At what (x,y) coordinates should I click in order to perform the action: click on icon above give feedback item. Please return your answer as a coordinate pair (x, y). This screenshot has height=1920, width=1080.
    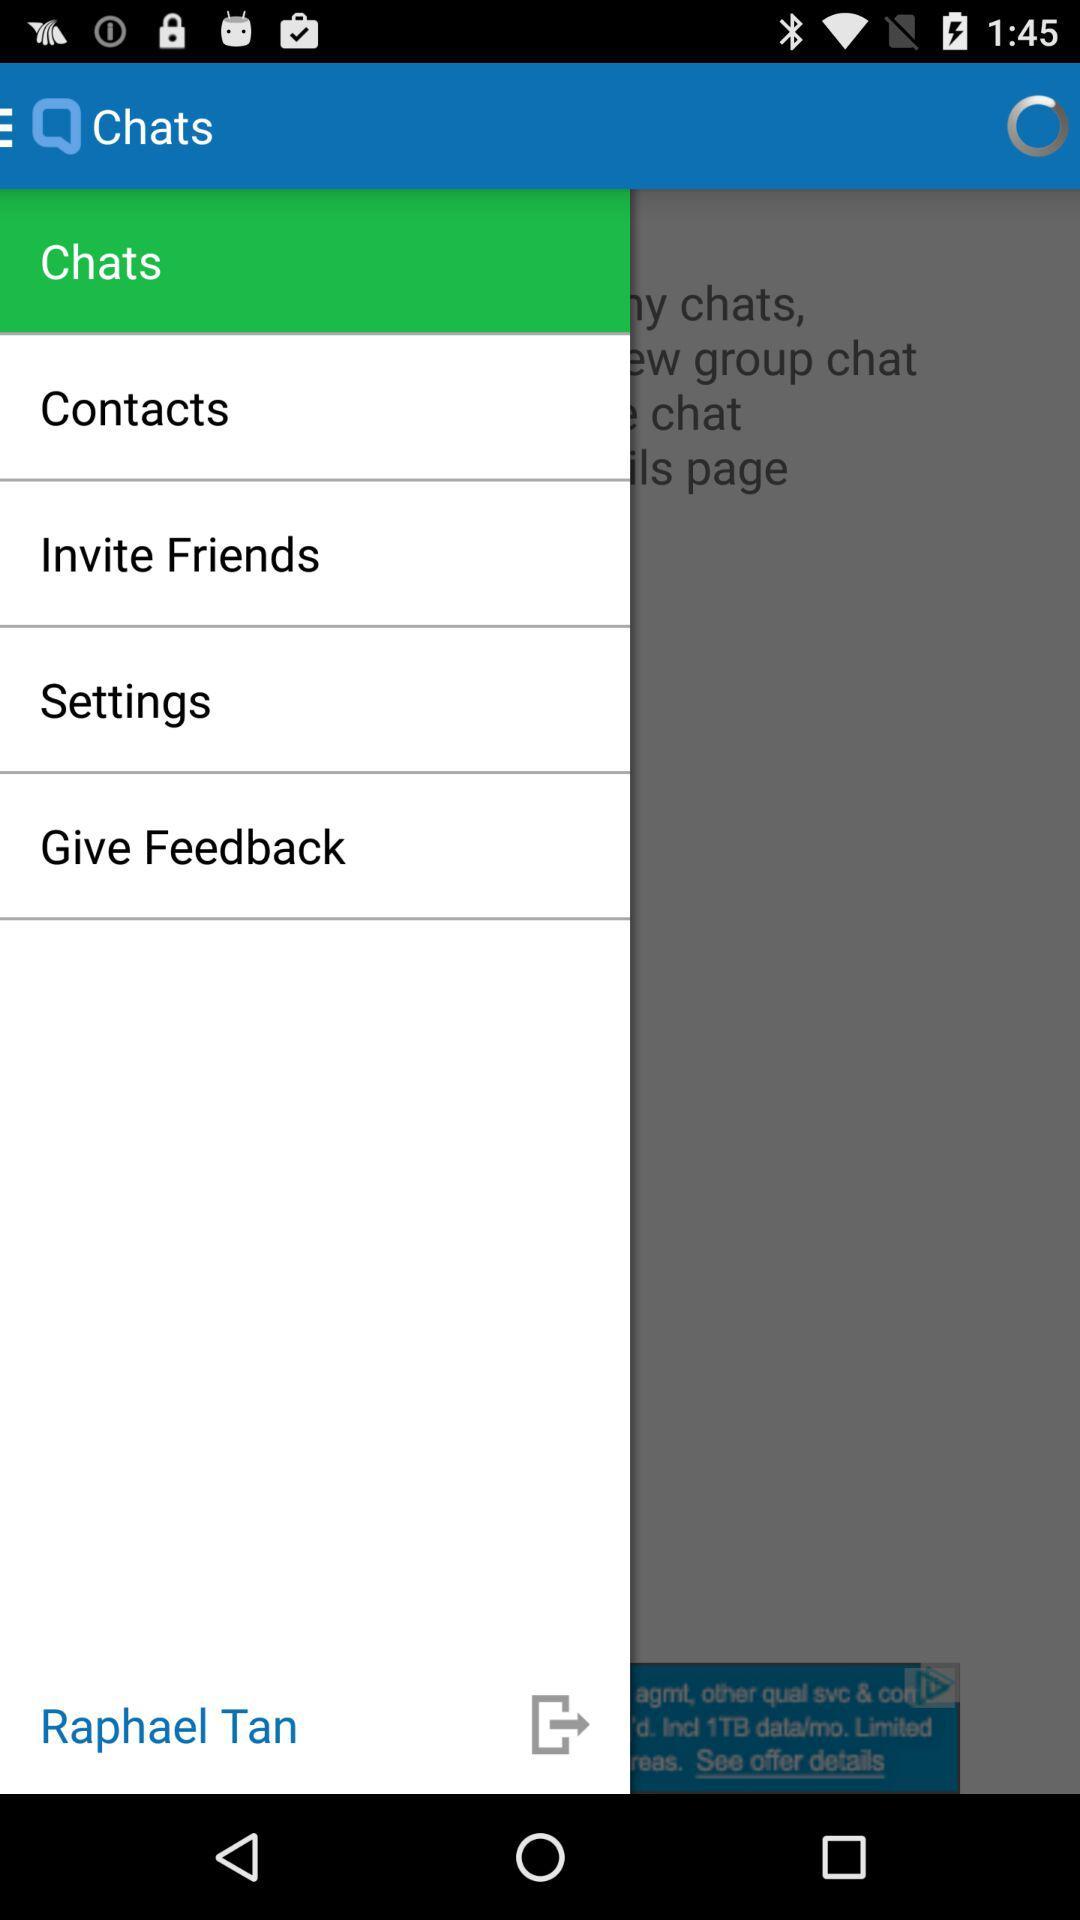
    Looking at the image, I should click on (125, 699).